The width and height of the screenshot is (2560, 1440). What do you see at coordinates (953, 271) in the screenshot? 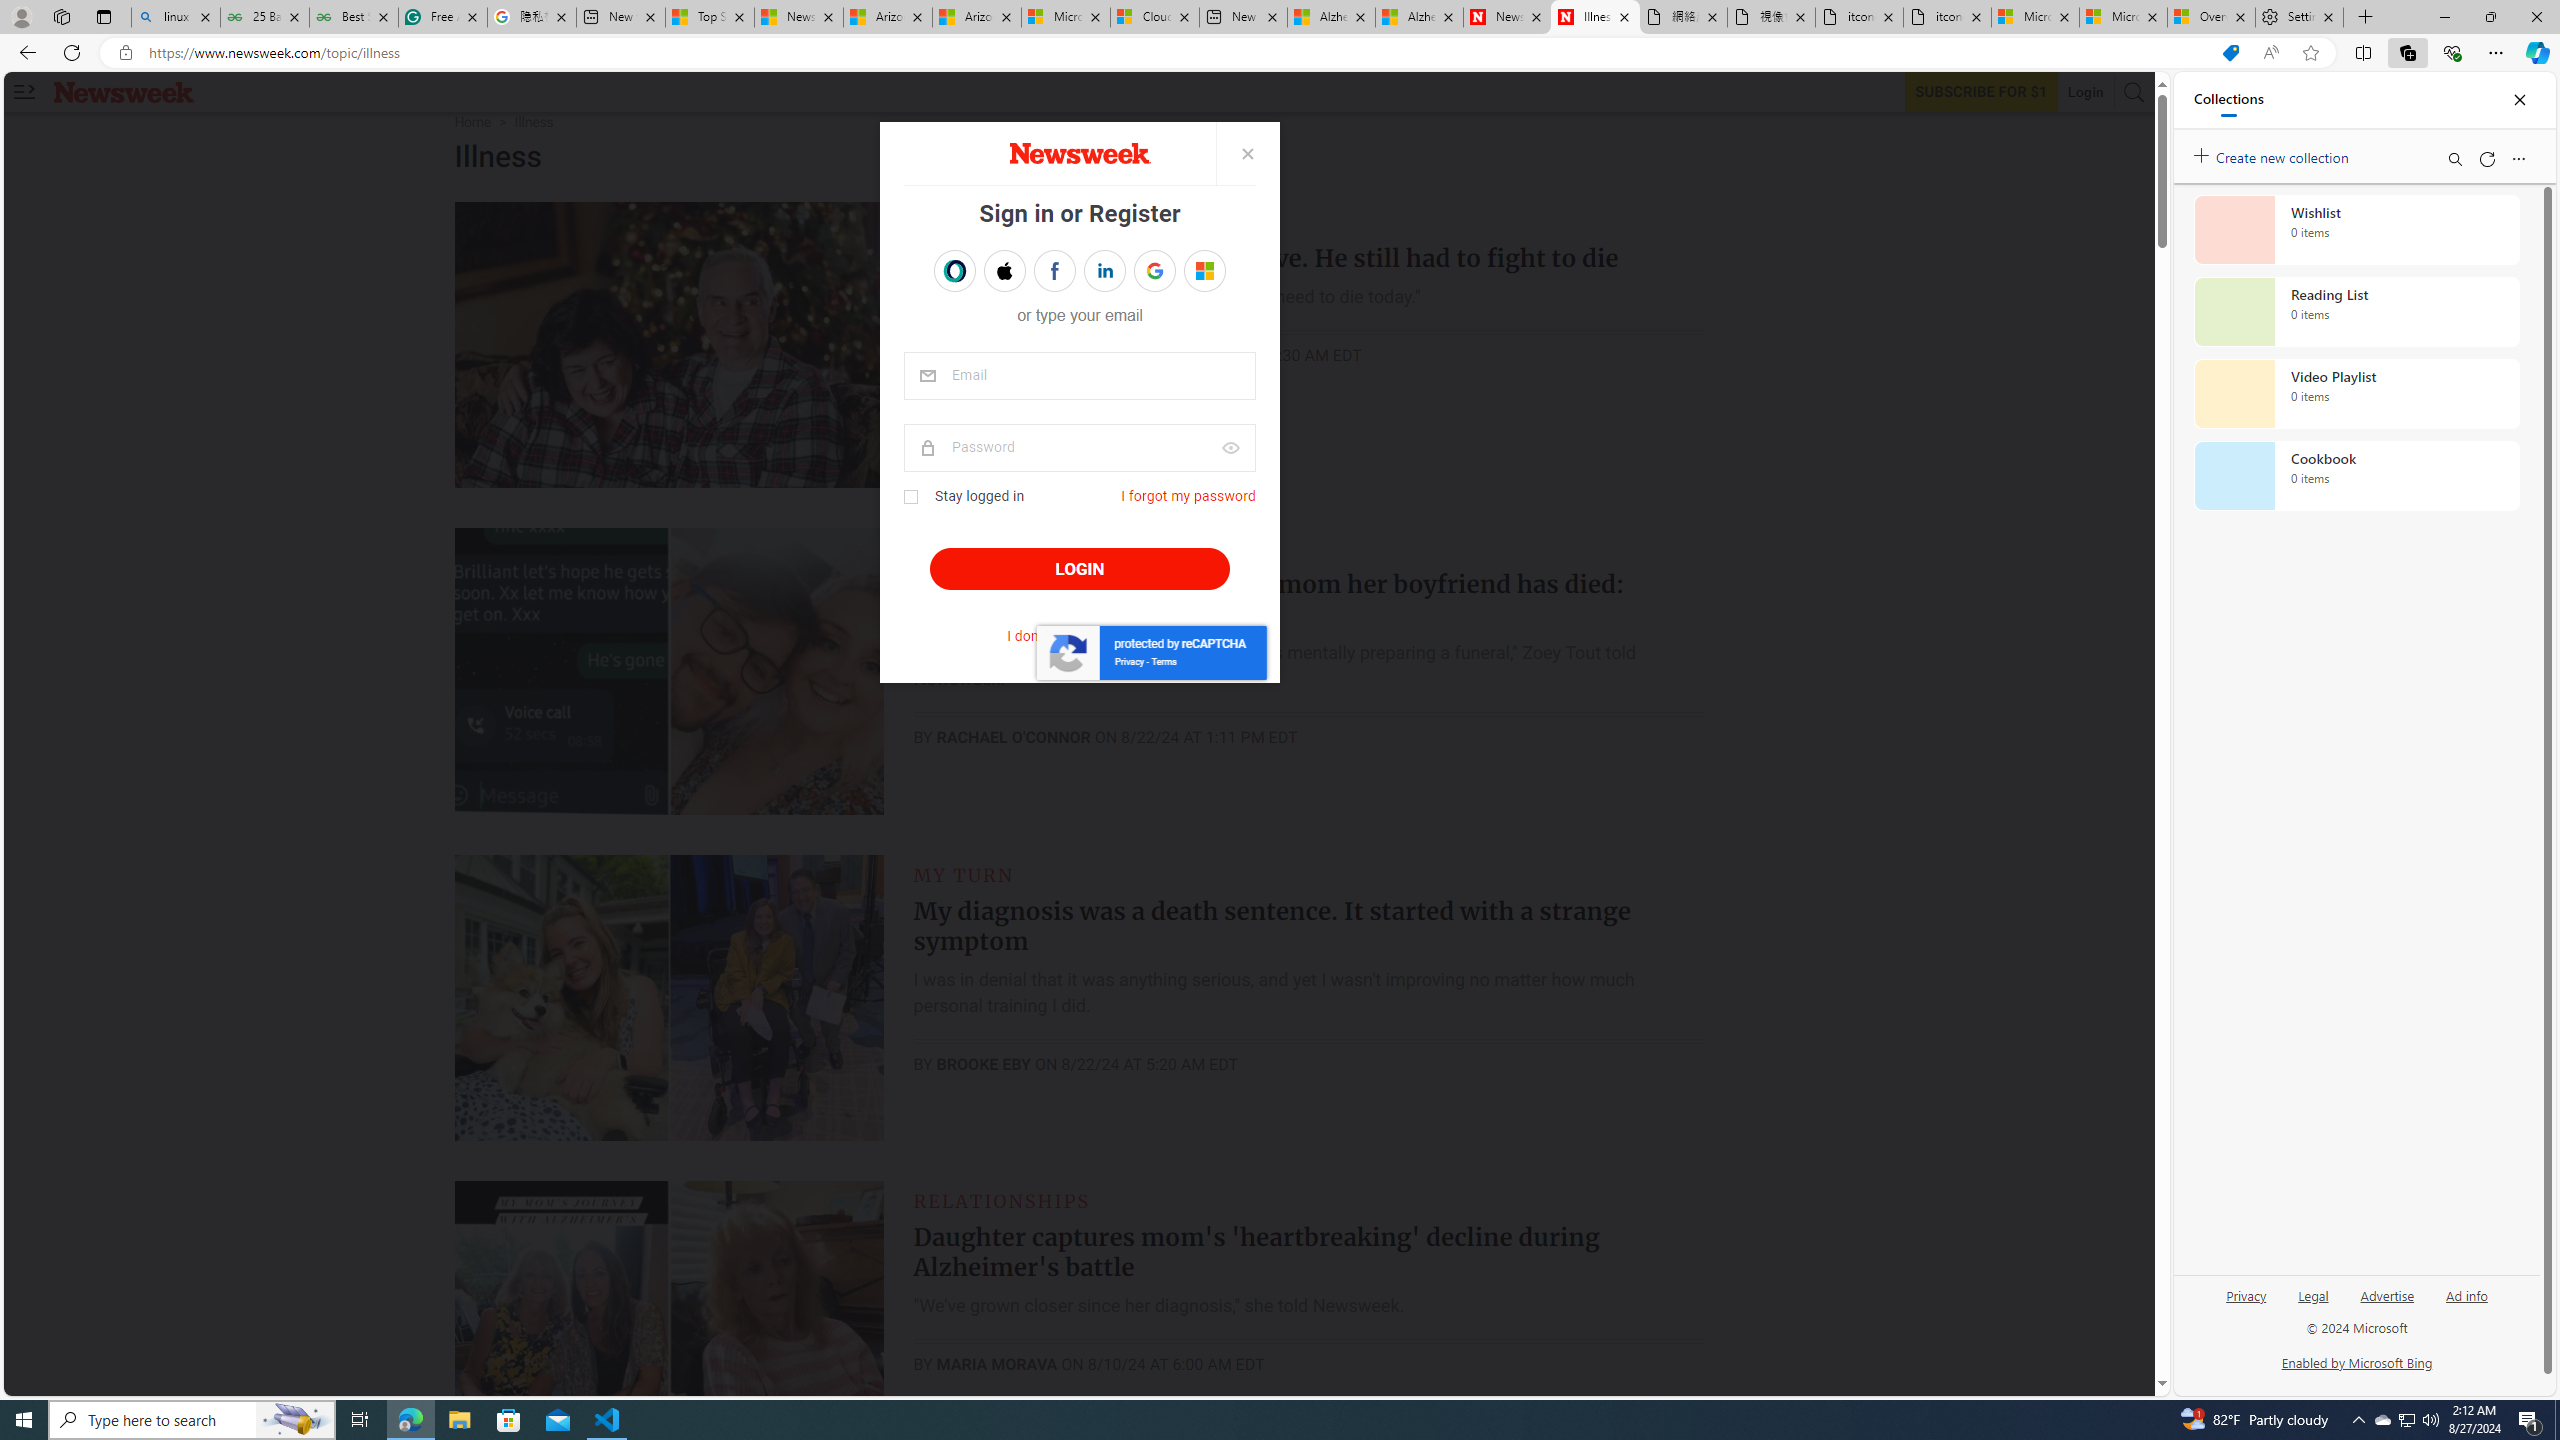
I see `'Sign in with OPENPASS'` at bounding box center [953, 271].